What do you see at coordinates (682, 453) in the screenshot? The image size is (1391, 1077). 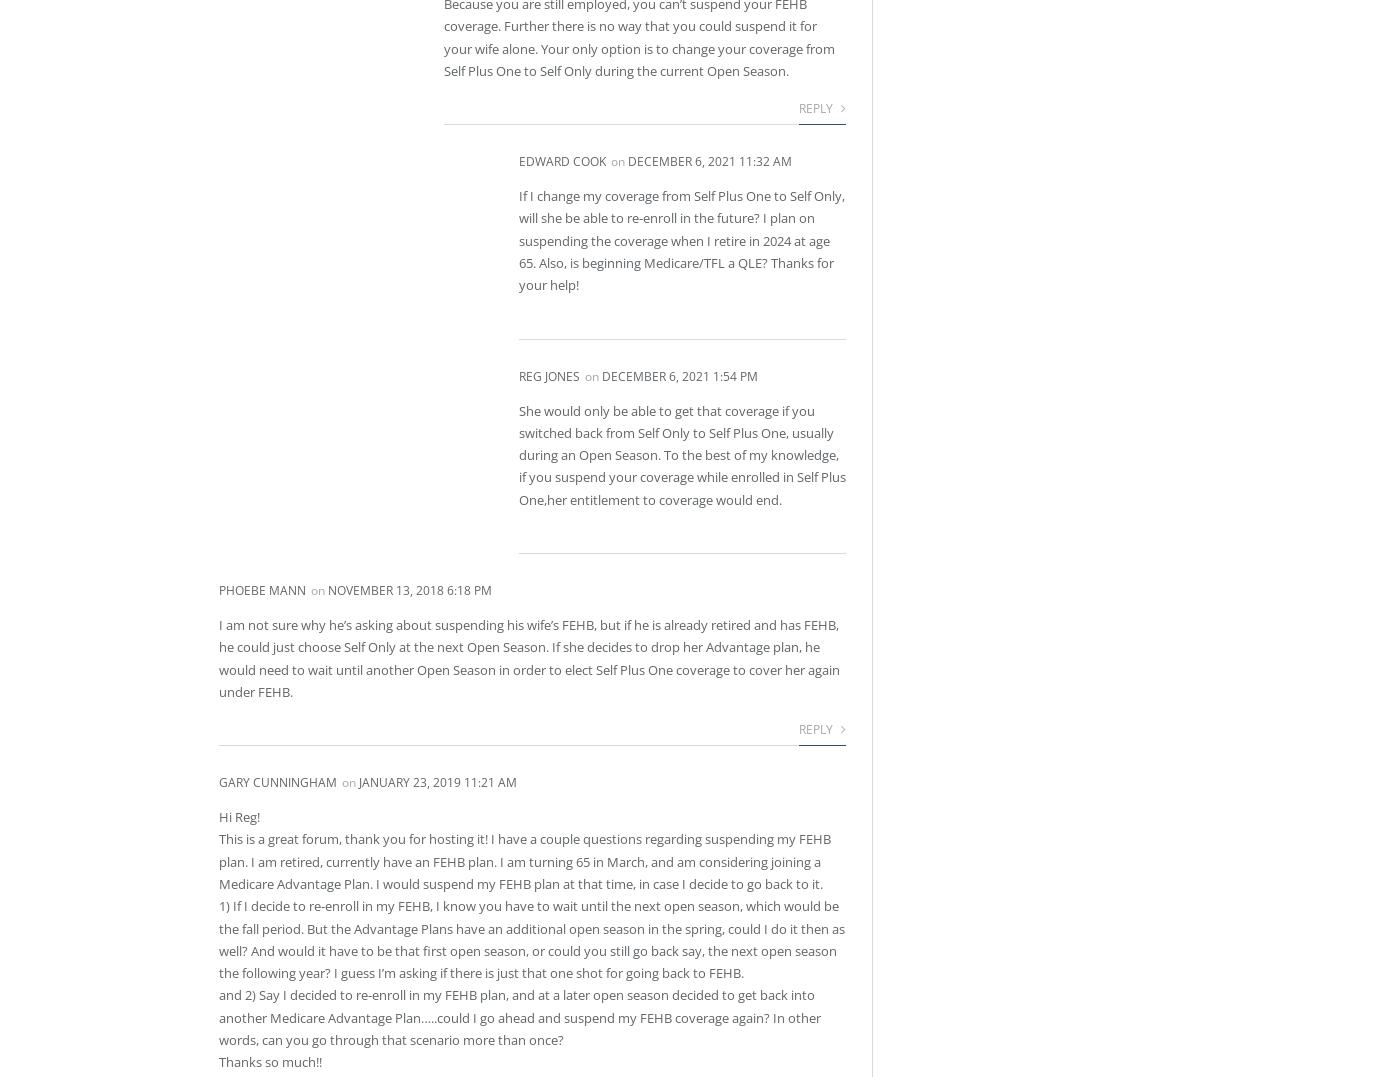 I see `'She would only be able to get that coverage if you switched back from Self Only to Self Plus One, usually  during an Open Season. To the best of my knowledge, if you suspend your coverage while enrolled in Self Plus One,her entitlement to coverage would end.'` at bounding box center [682, 453].